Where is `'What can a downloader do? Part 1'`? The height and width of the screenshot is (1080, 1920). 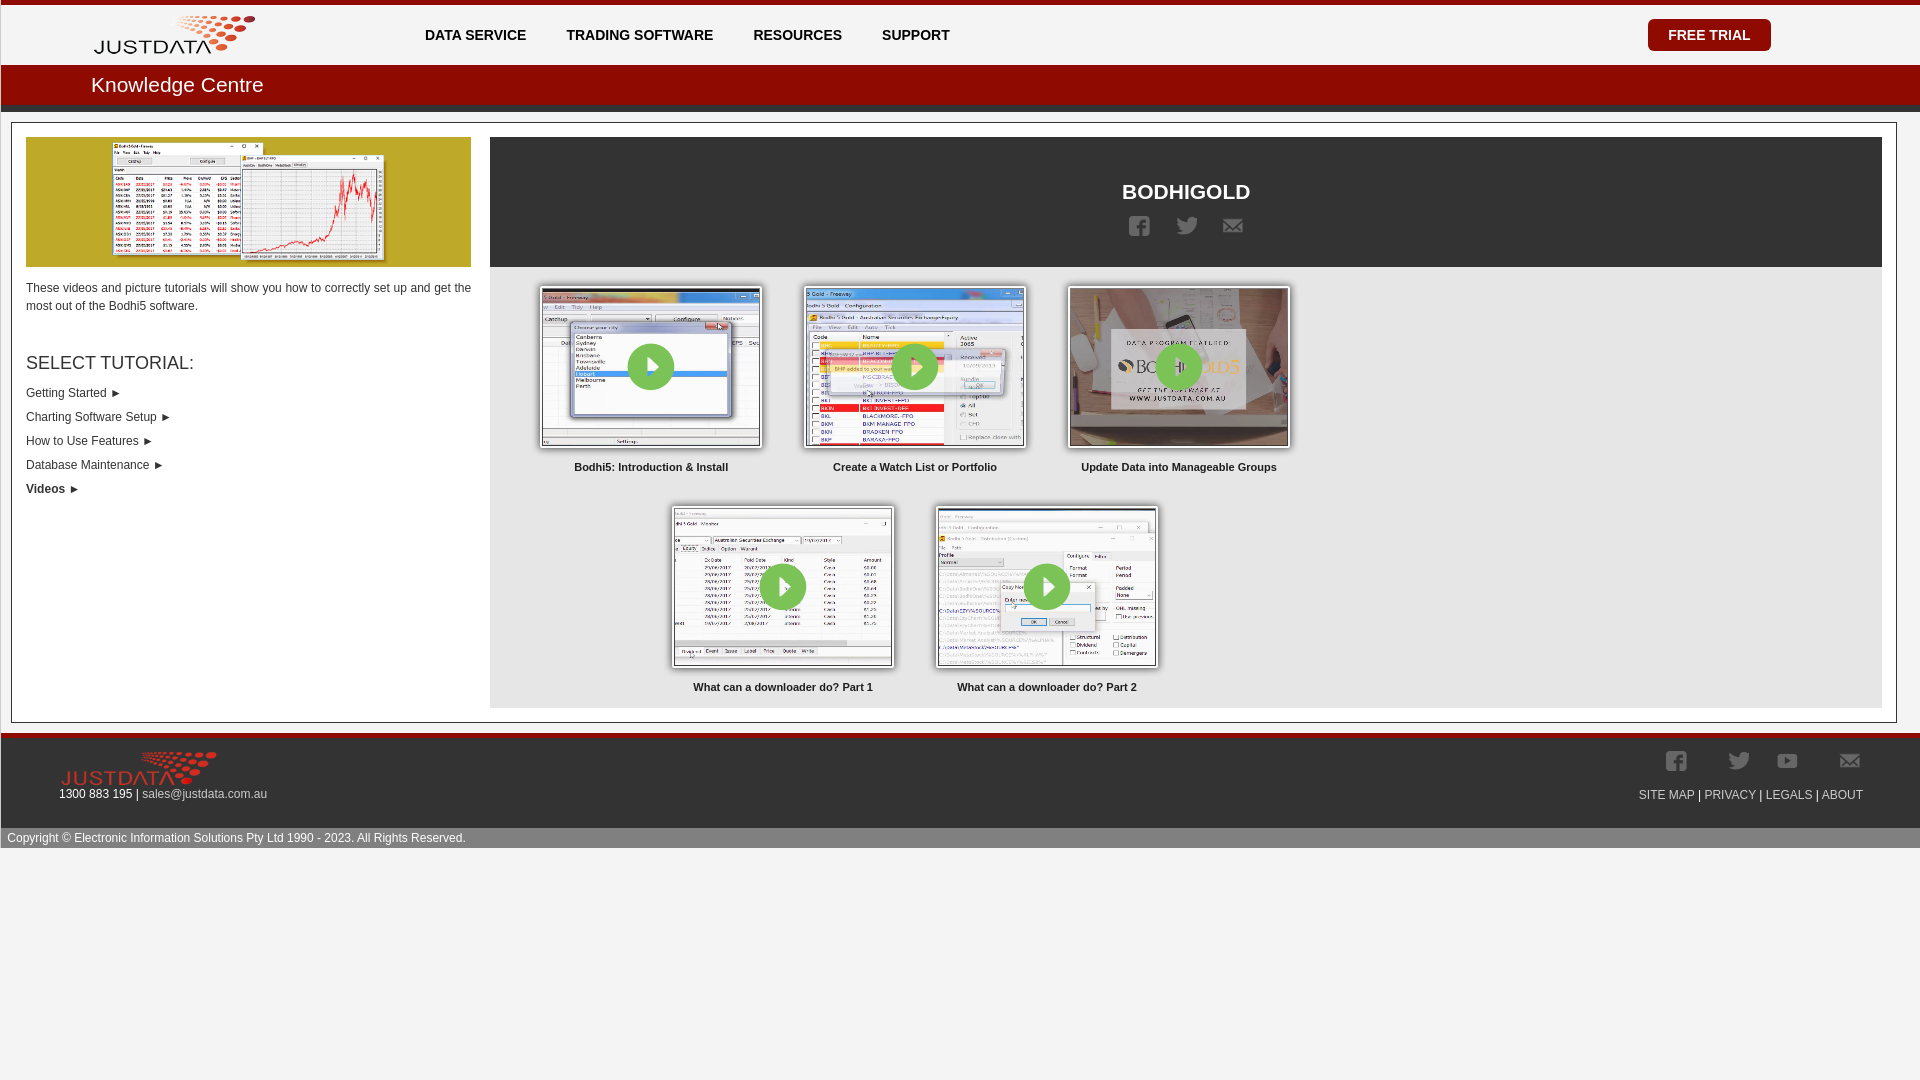
'What can a downloader do? Part 1' is located at coordinates (781, 596).